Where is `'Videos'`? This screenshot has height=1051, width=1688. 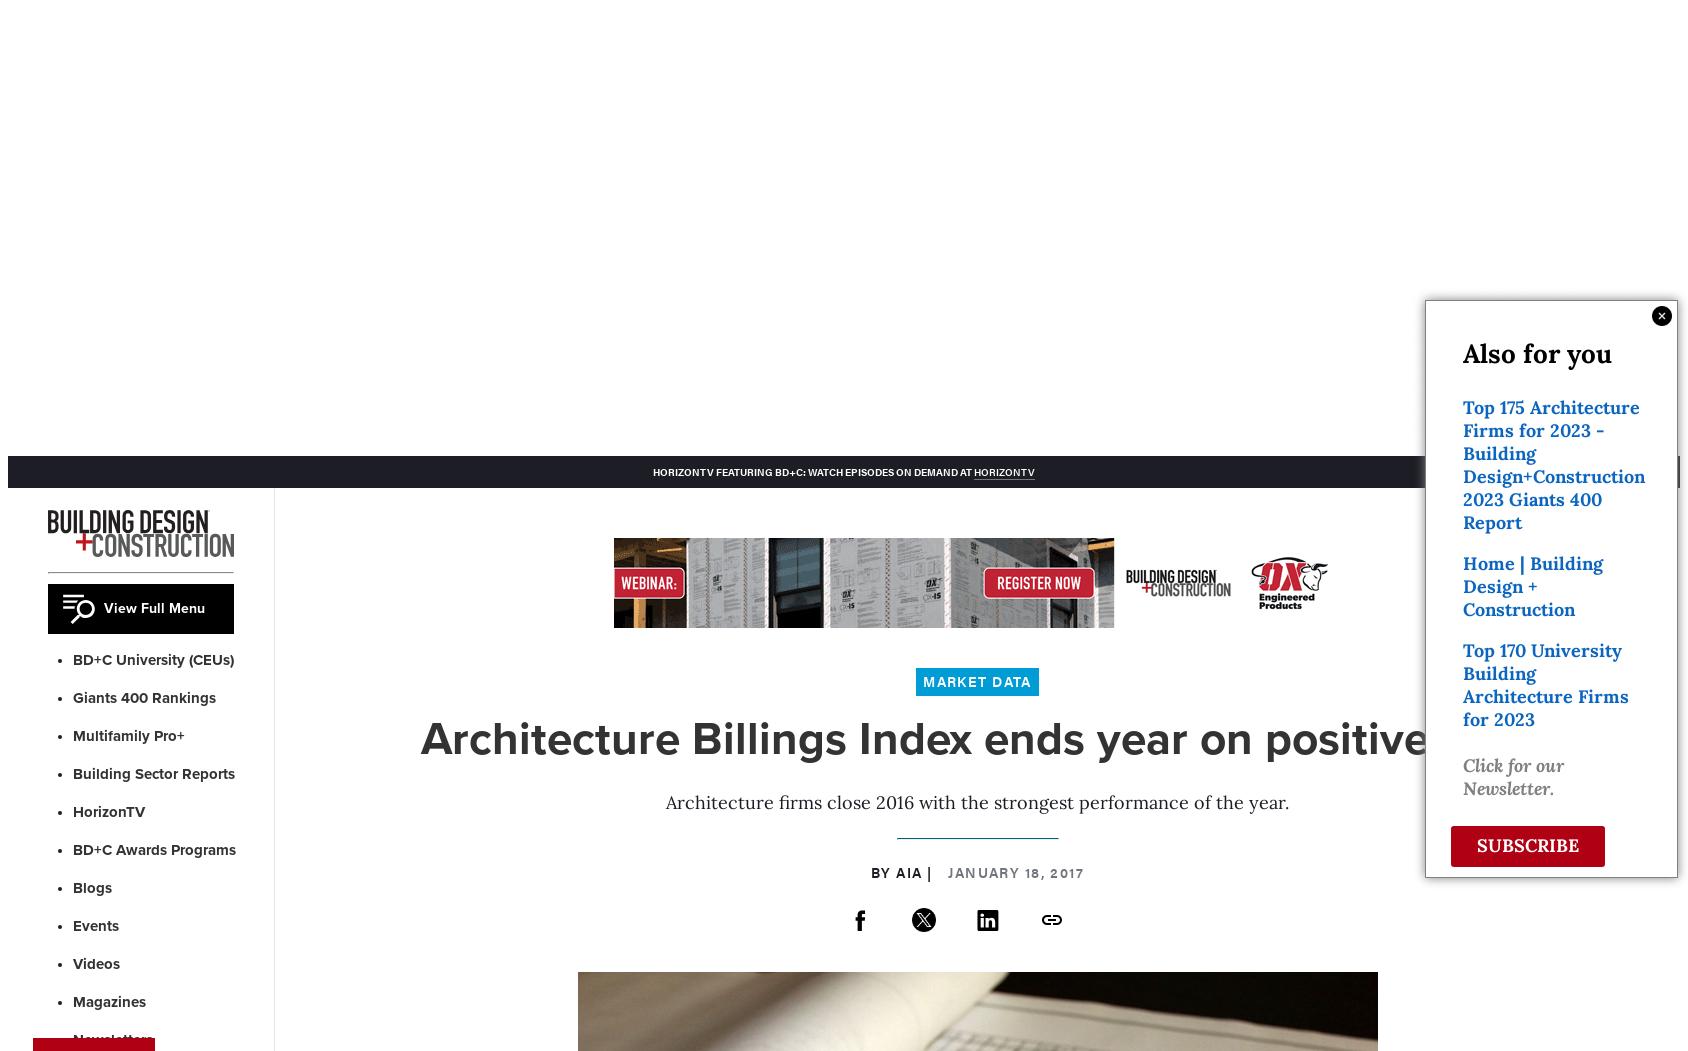 'Videos' is located at coordinates (95, 962).